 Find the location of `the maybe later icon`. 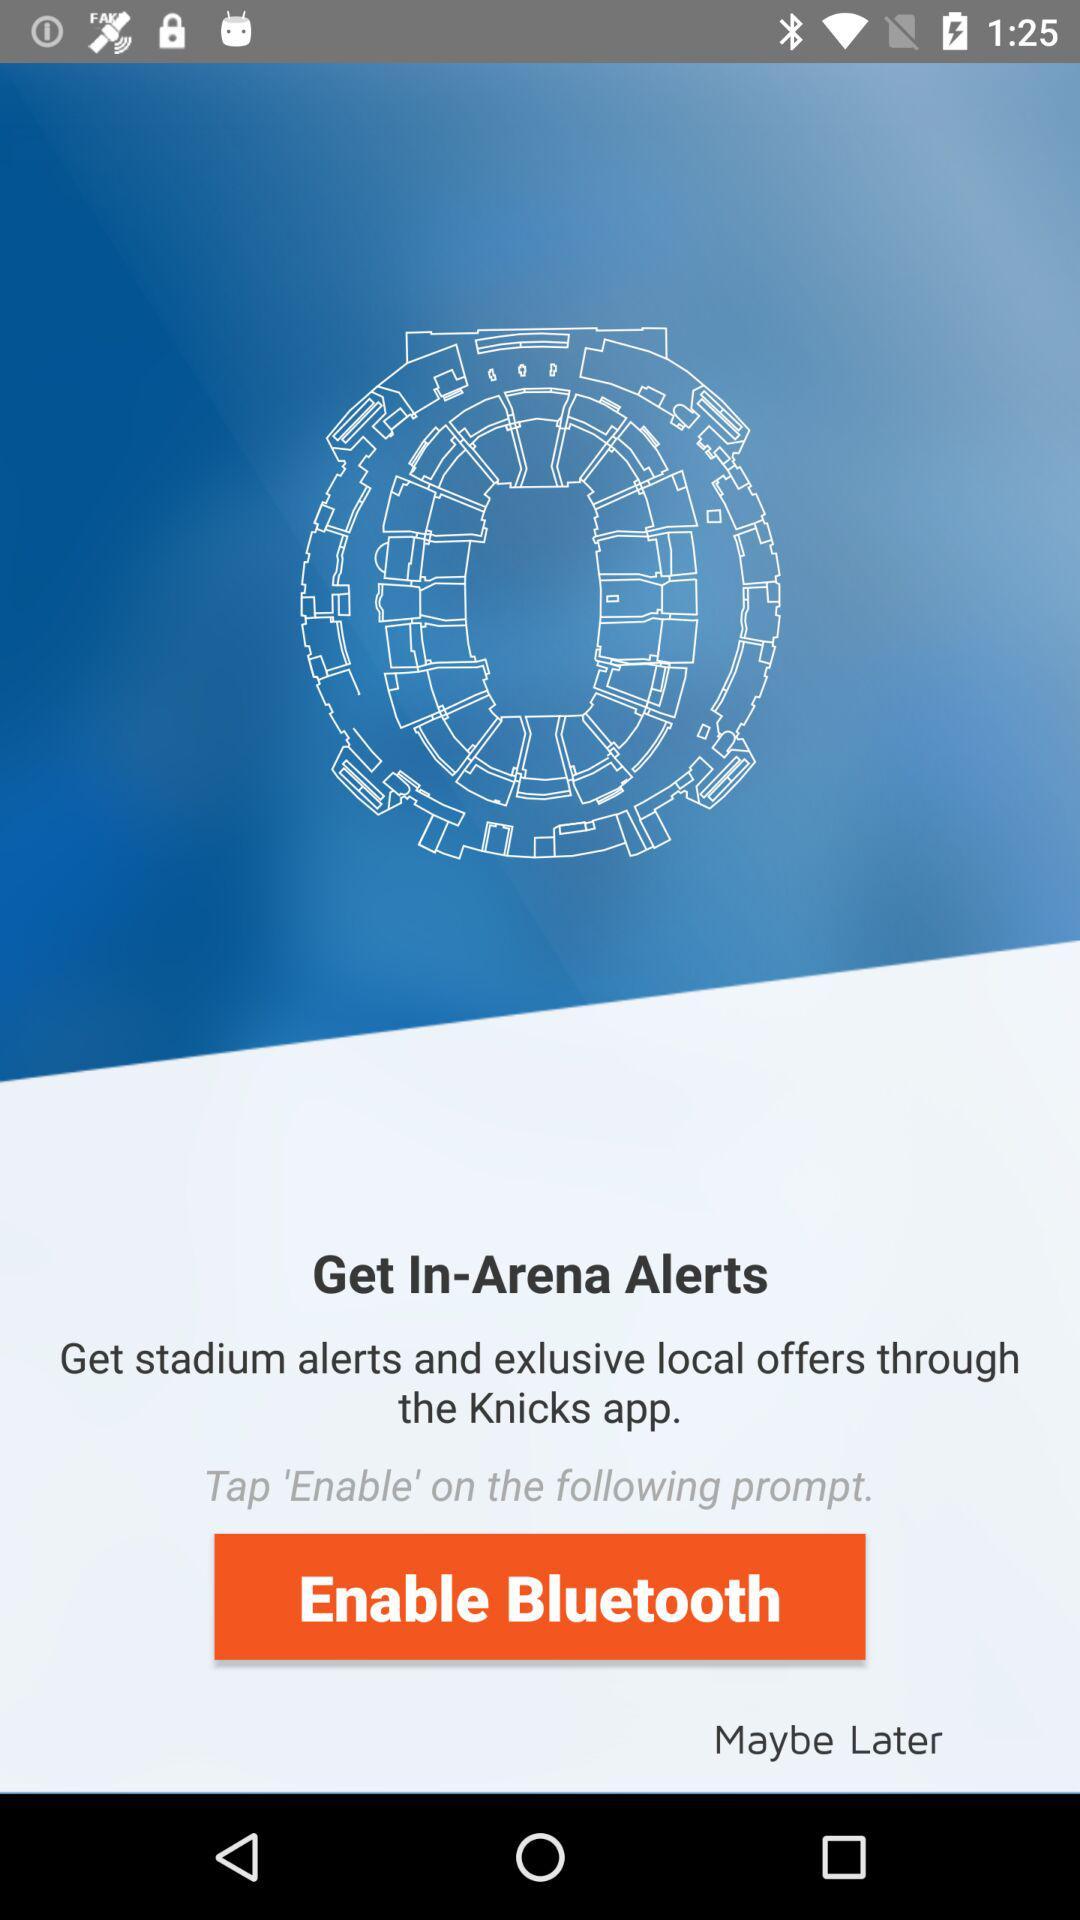

the maybe later icon is located at coordinates (828, 1736).